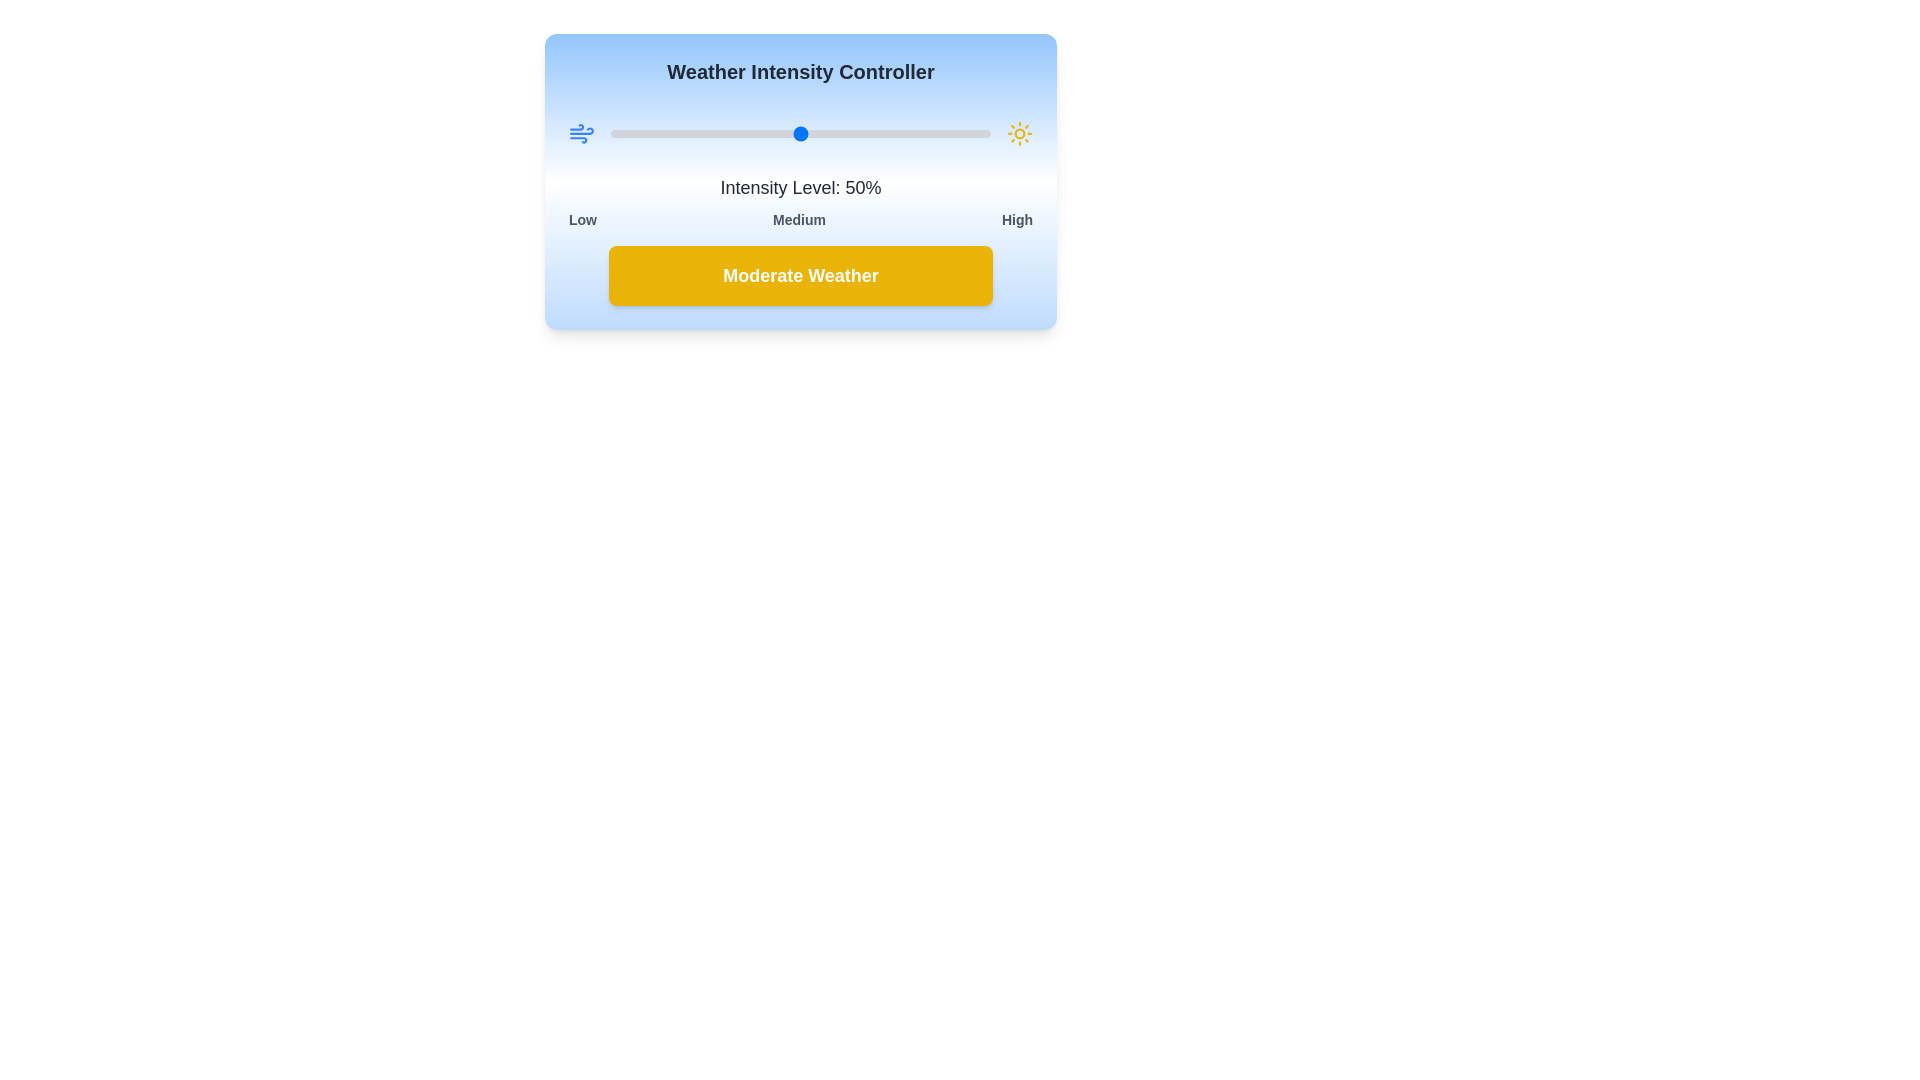  I want to click on the 'Moderate Weather' label to interact with it, so click(801, 276).